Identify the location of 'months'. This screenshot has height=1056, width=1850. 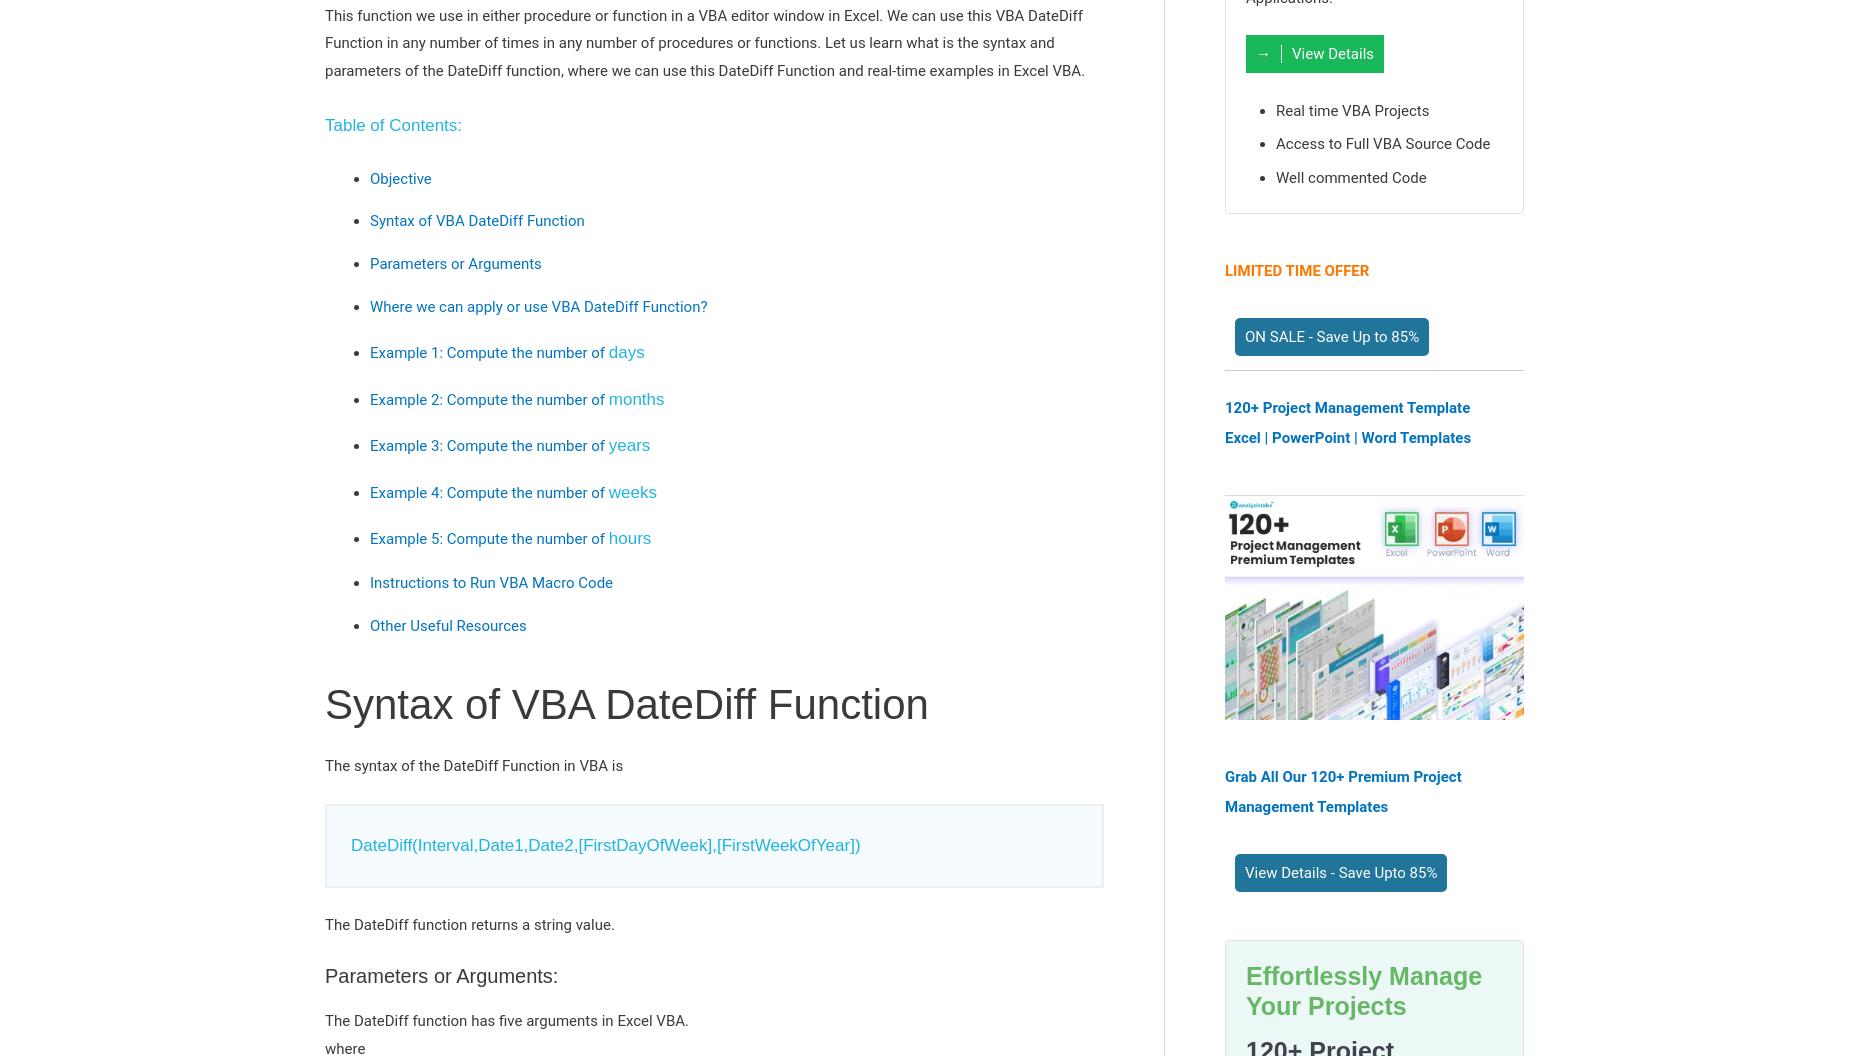
(607, 398).